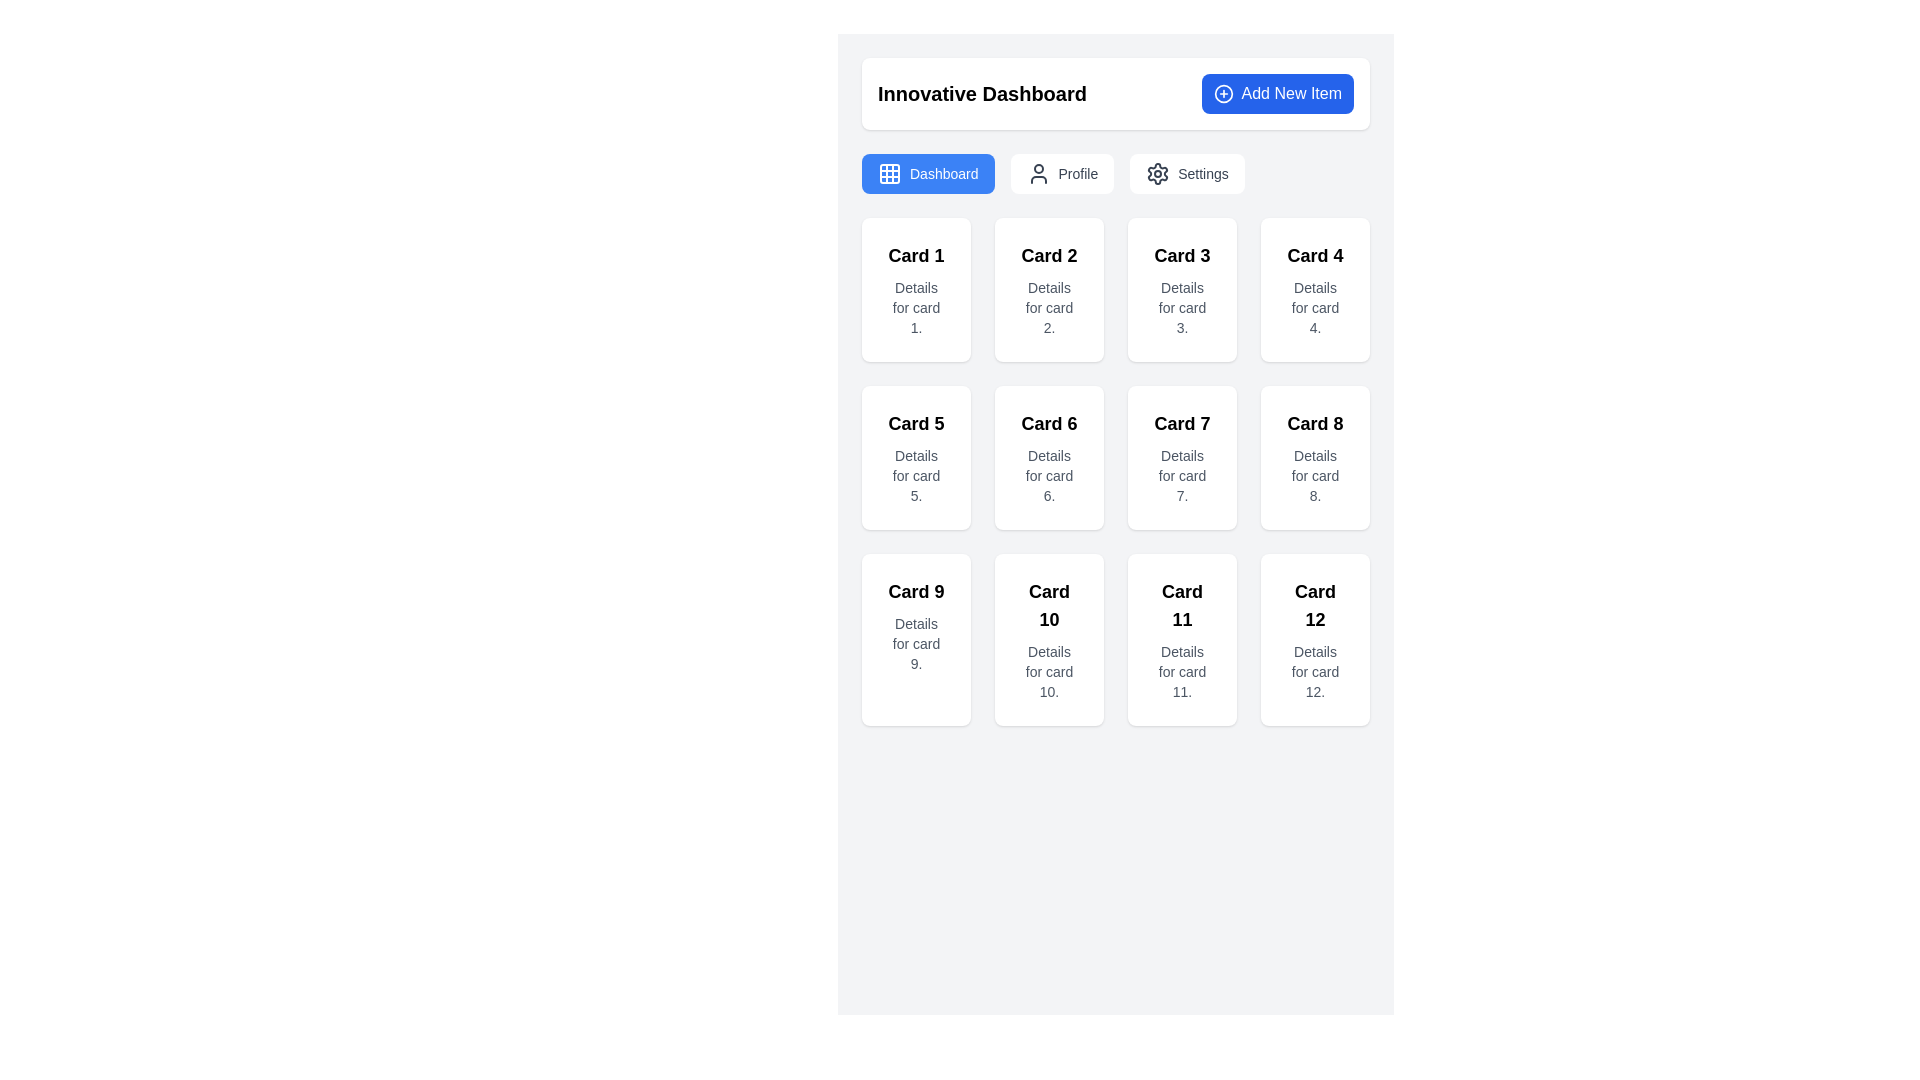 The width and height of the screenshot is (1920, 1080). I want to click on the 'Dashboard' icon located within the blue button, so click(888, 172).